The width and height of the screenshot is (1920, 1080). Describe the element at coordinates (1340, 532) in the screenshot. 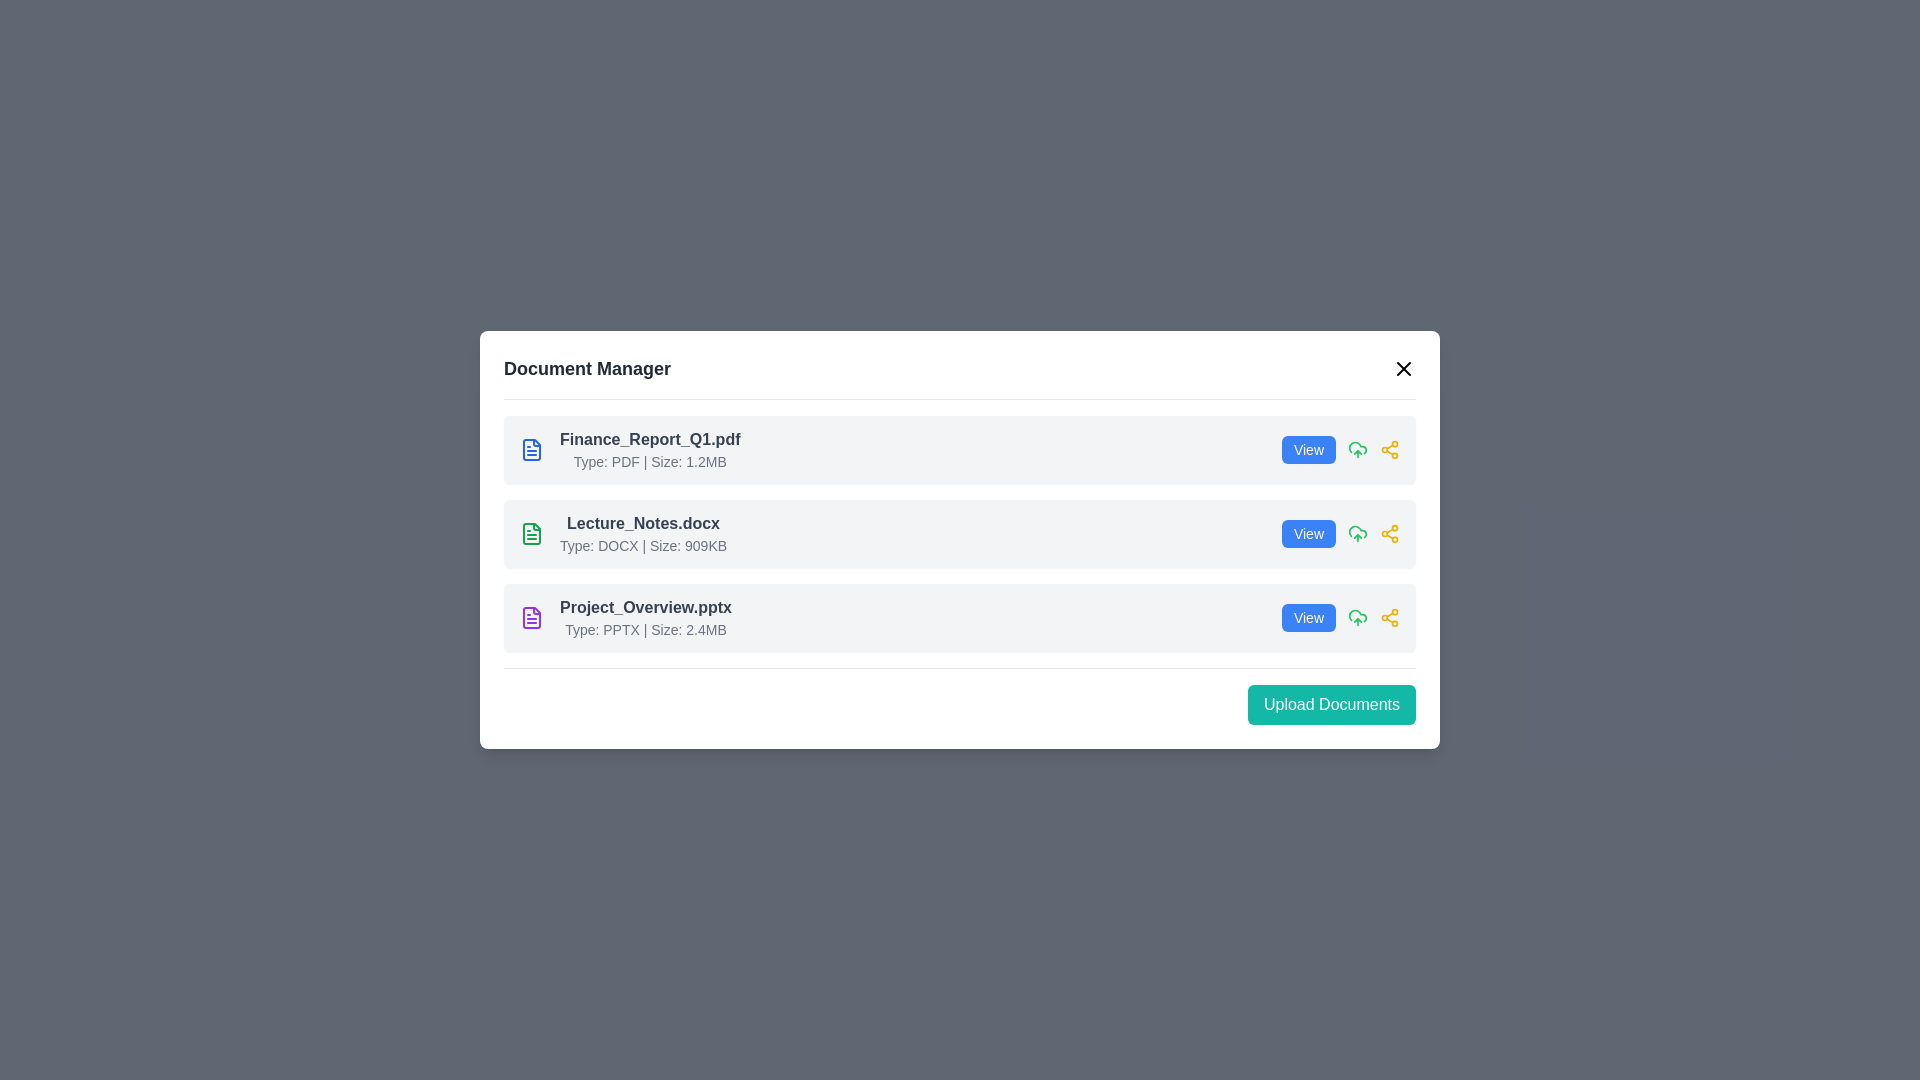

I see `the button that allows users` at that location.